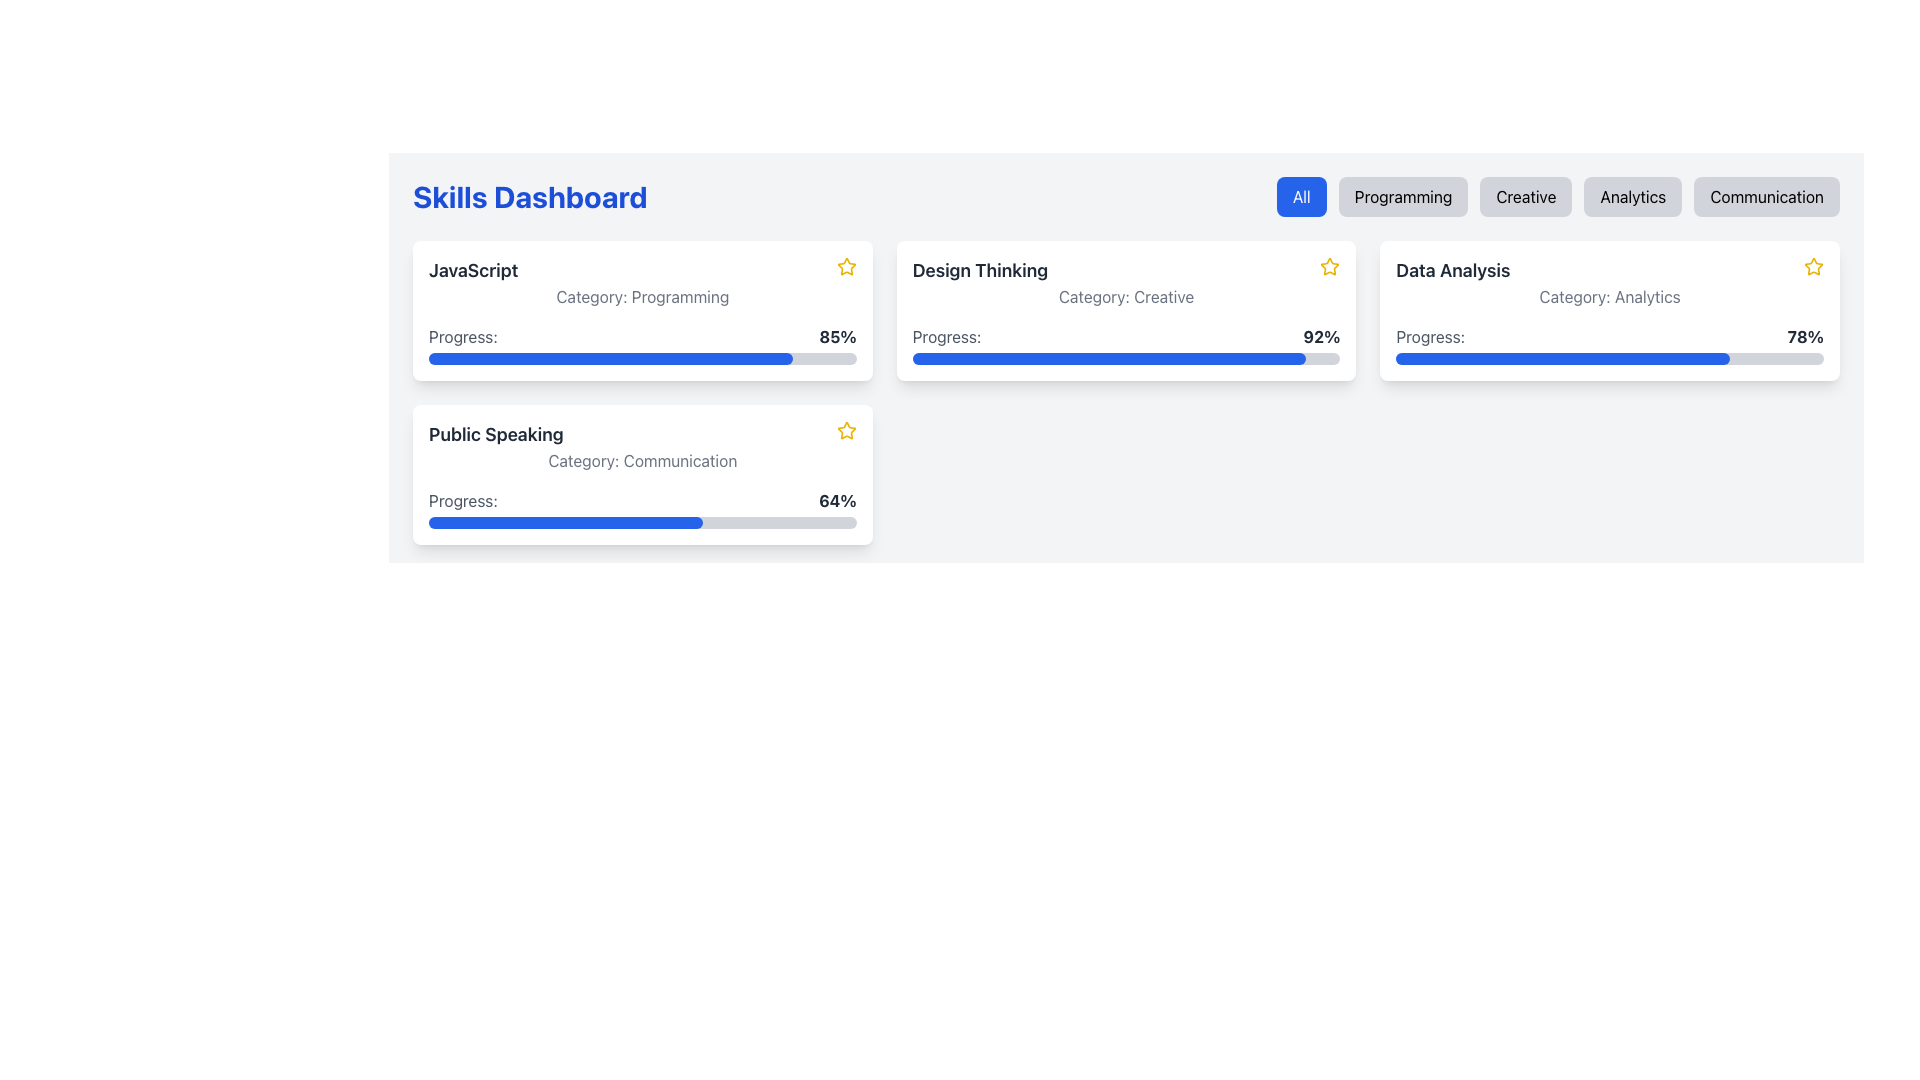  What do you see at coordinates (472, 270) in the screenshot?
I see `the bold text label displaying 'JavaScript' in a large font size, located in the programming category section of the 'Skills Dashboard'` at bounding box center [472, 270].